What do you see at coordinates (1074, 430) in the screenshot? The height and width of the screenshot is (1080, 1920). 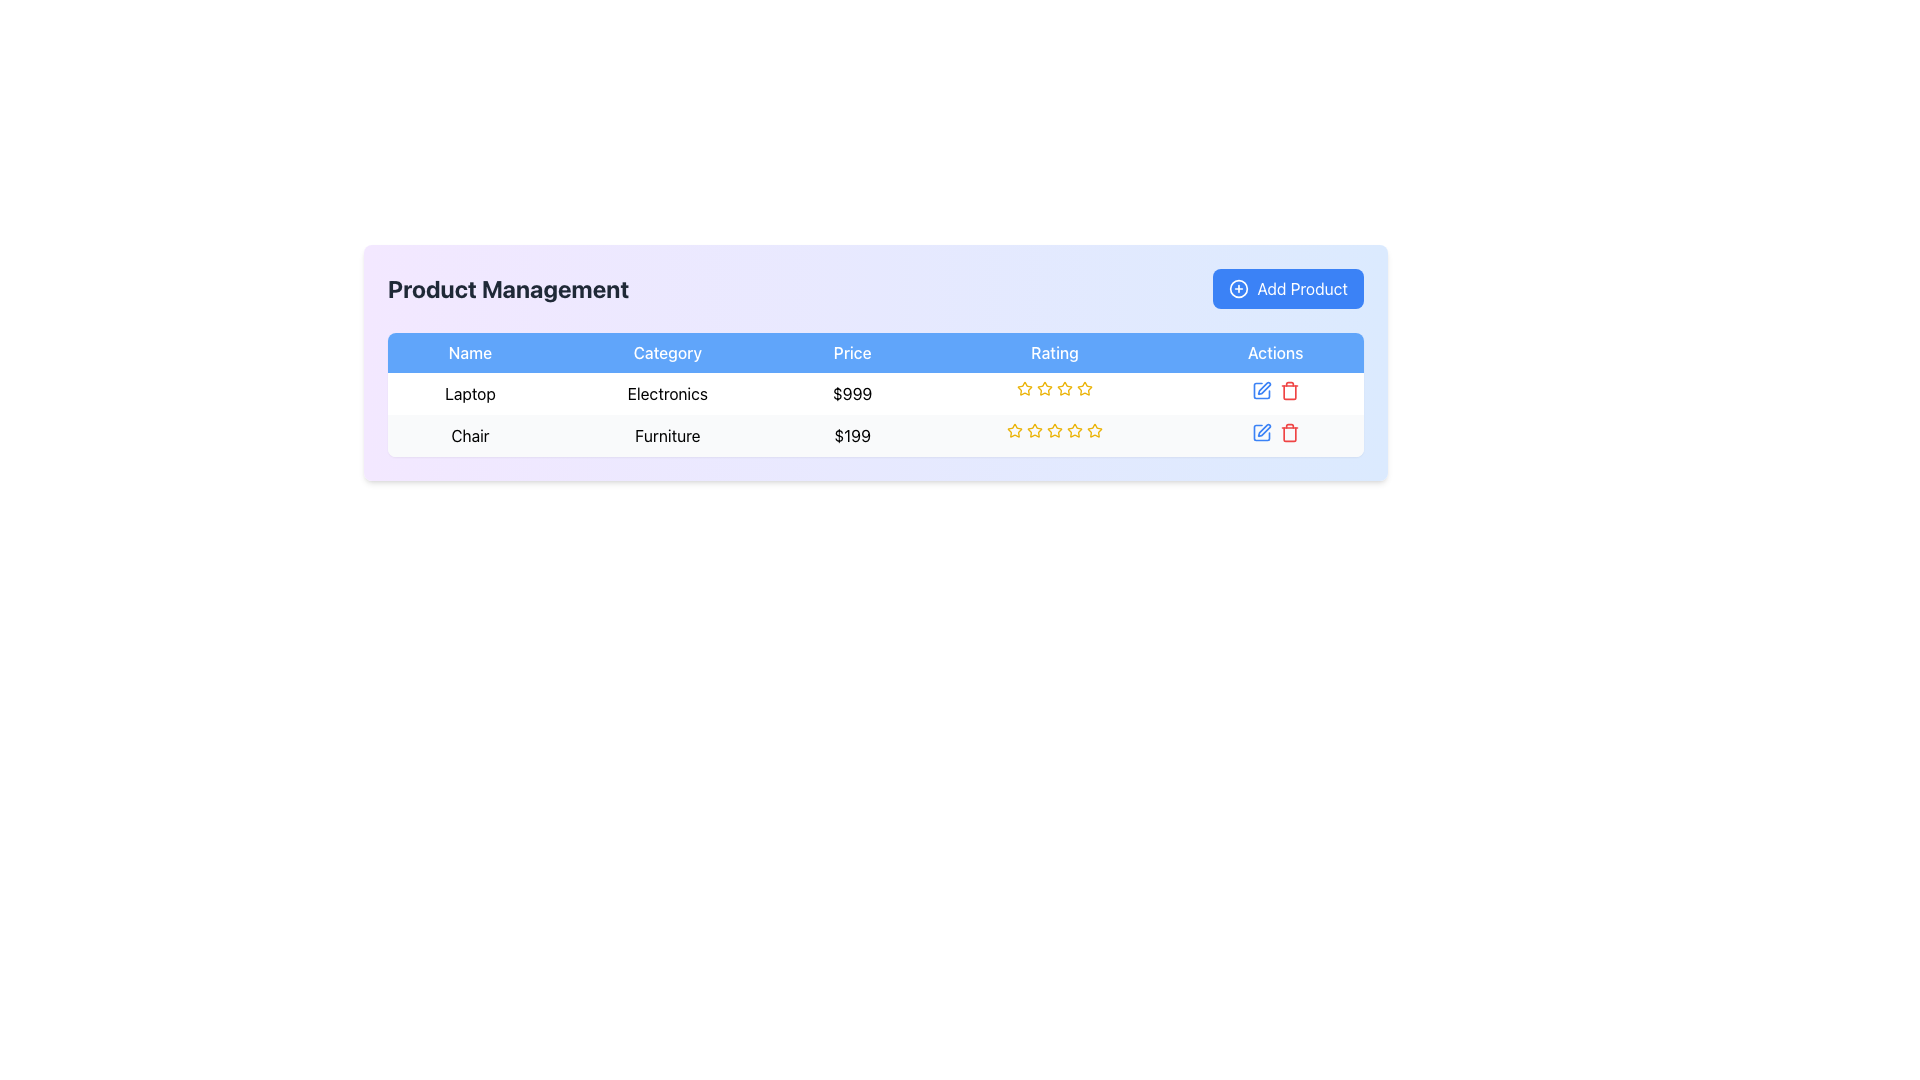 I see `the fifth decorative star icon in the rating system located in the second row of the 'Rating' column` at bounding box center [1074, 430].